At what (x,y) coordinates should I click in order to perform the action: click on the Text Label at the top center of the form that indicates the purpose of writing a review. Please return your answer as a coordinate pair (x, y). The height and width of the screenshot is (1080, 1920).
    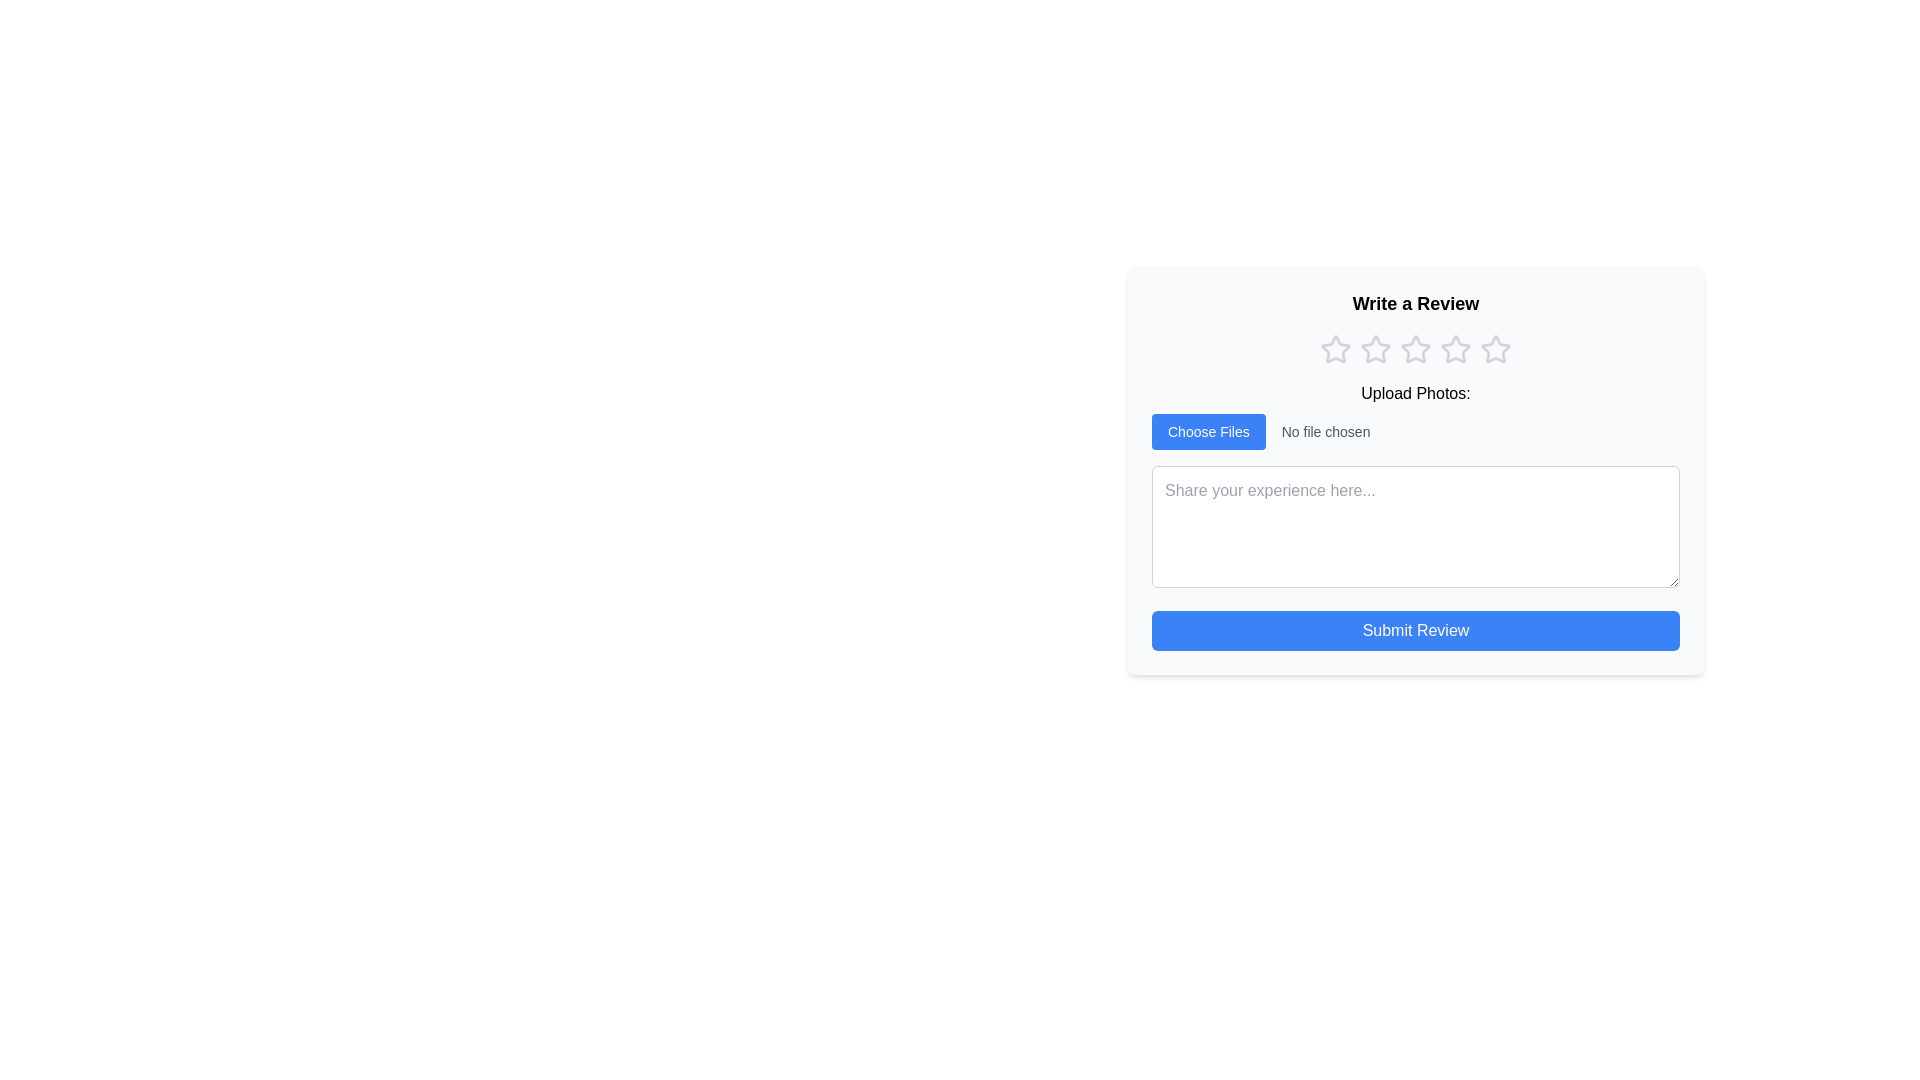
    Looking at the image, I should click on (1415, 304).